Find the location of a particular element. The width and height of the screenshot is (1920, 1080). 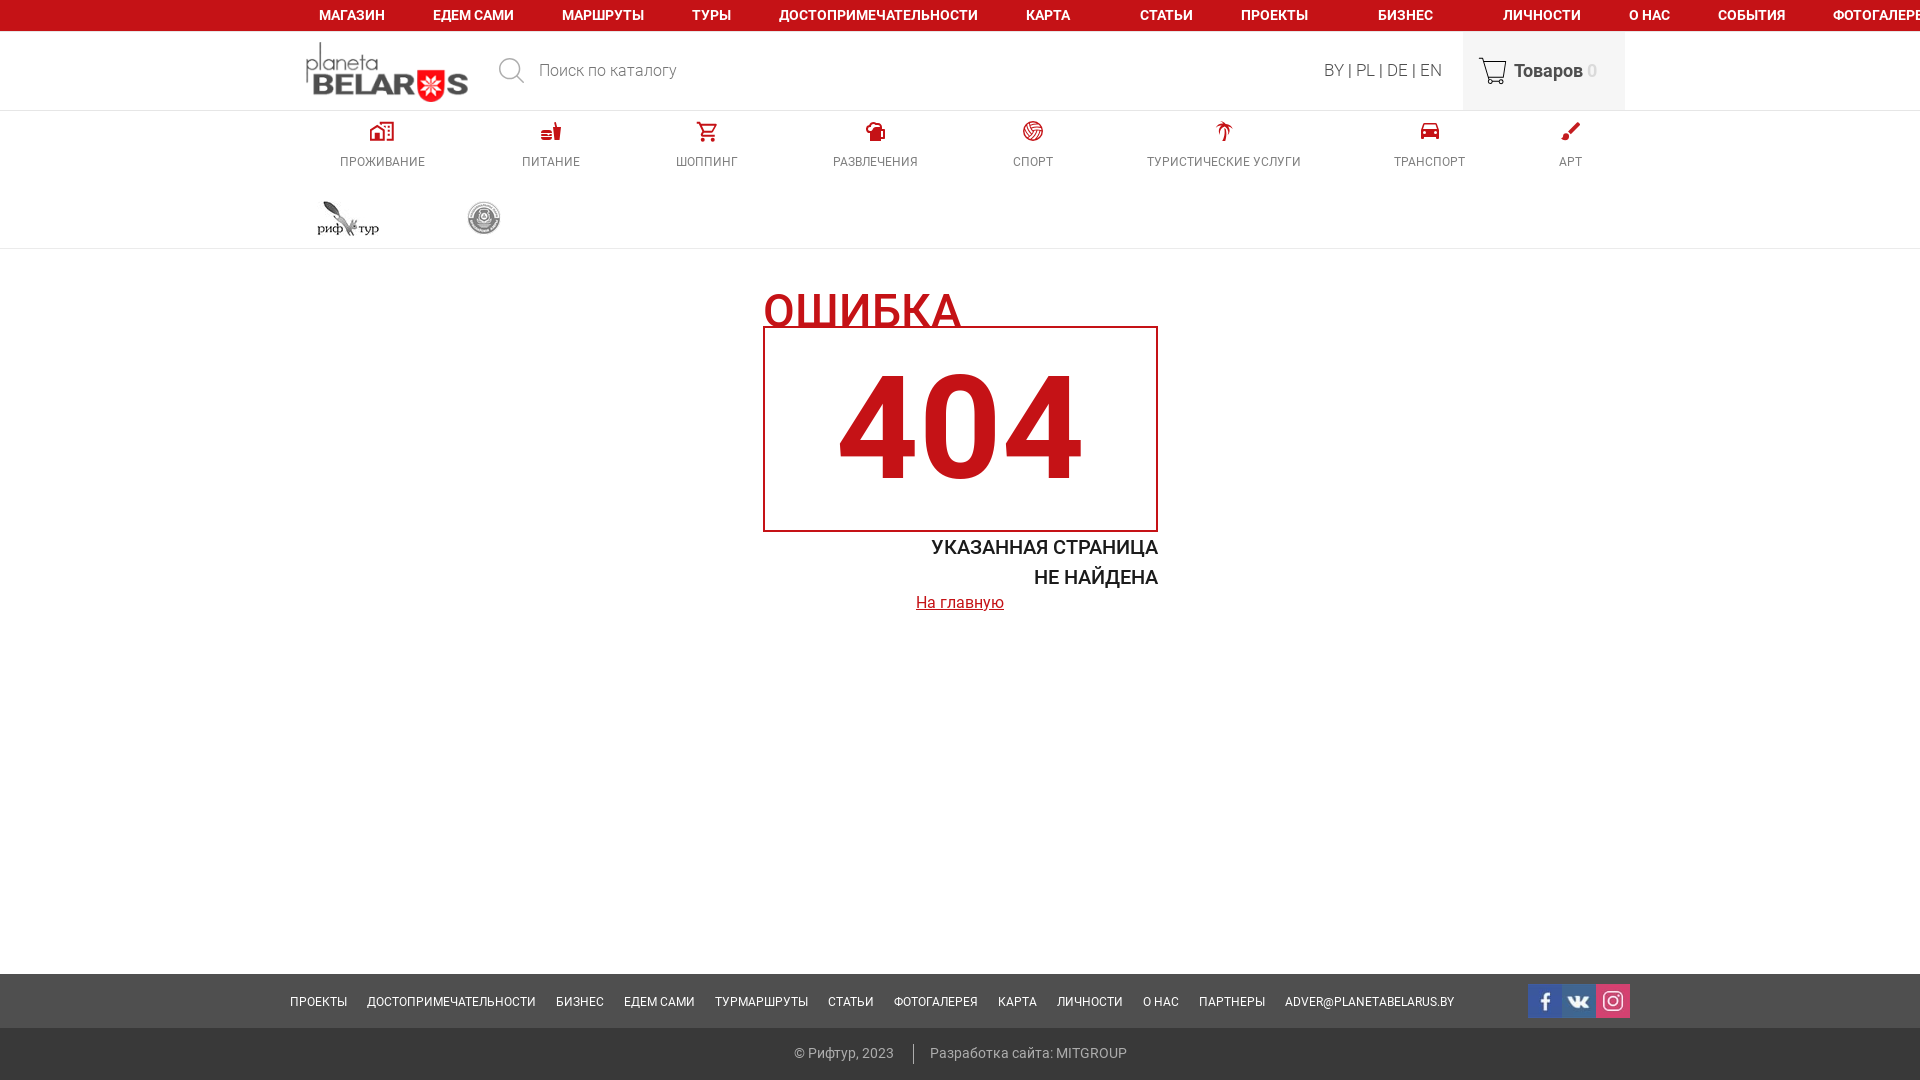

'ADVER@PLANETABELARUS.BY' is located at coordinates (1368, 1002).